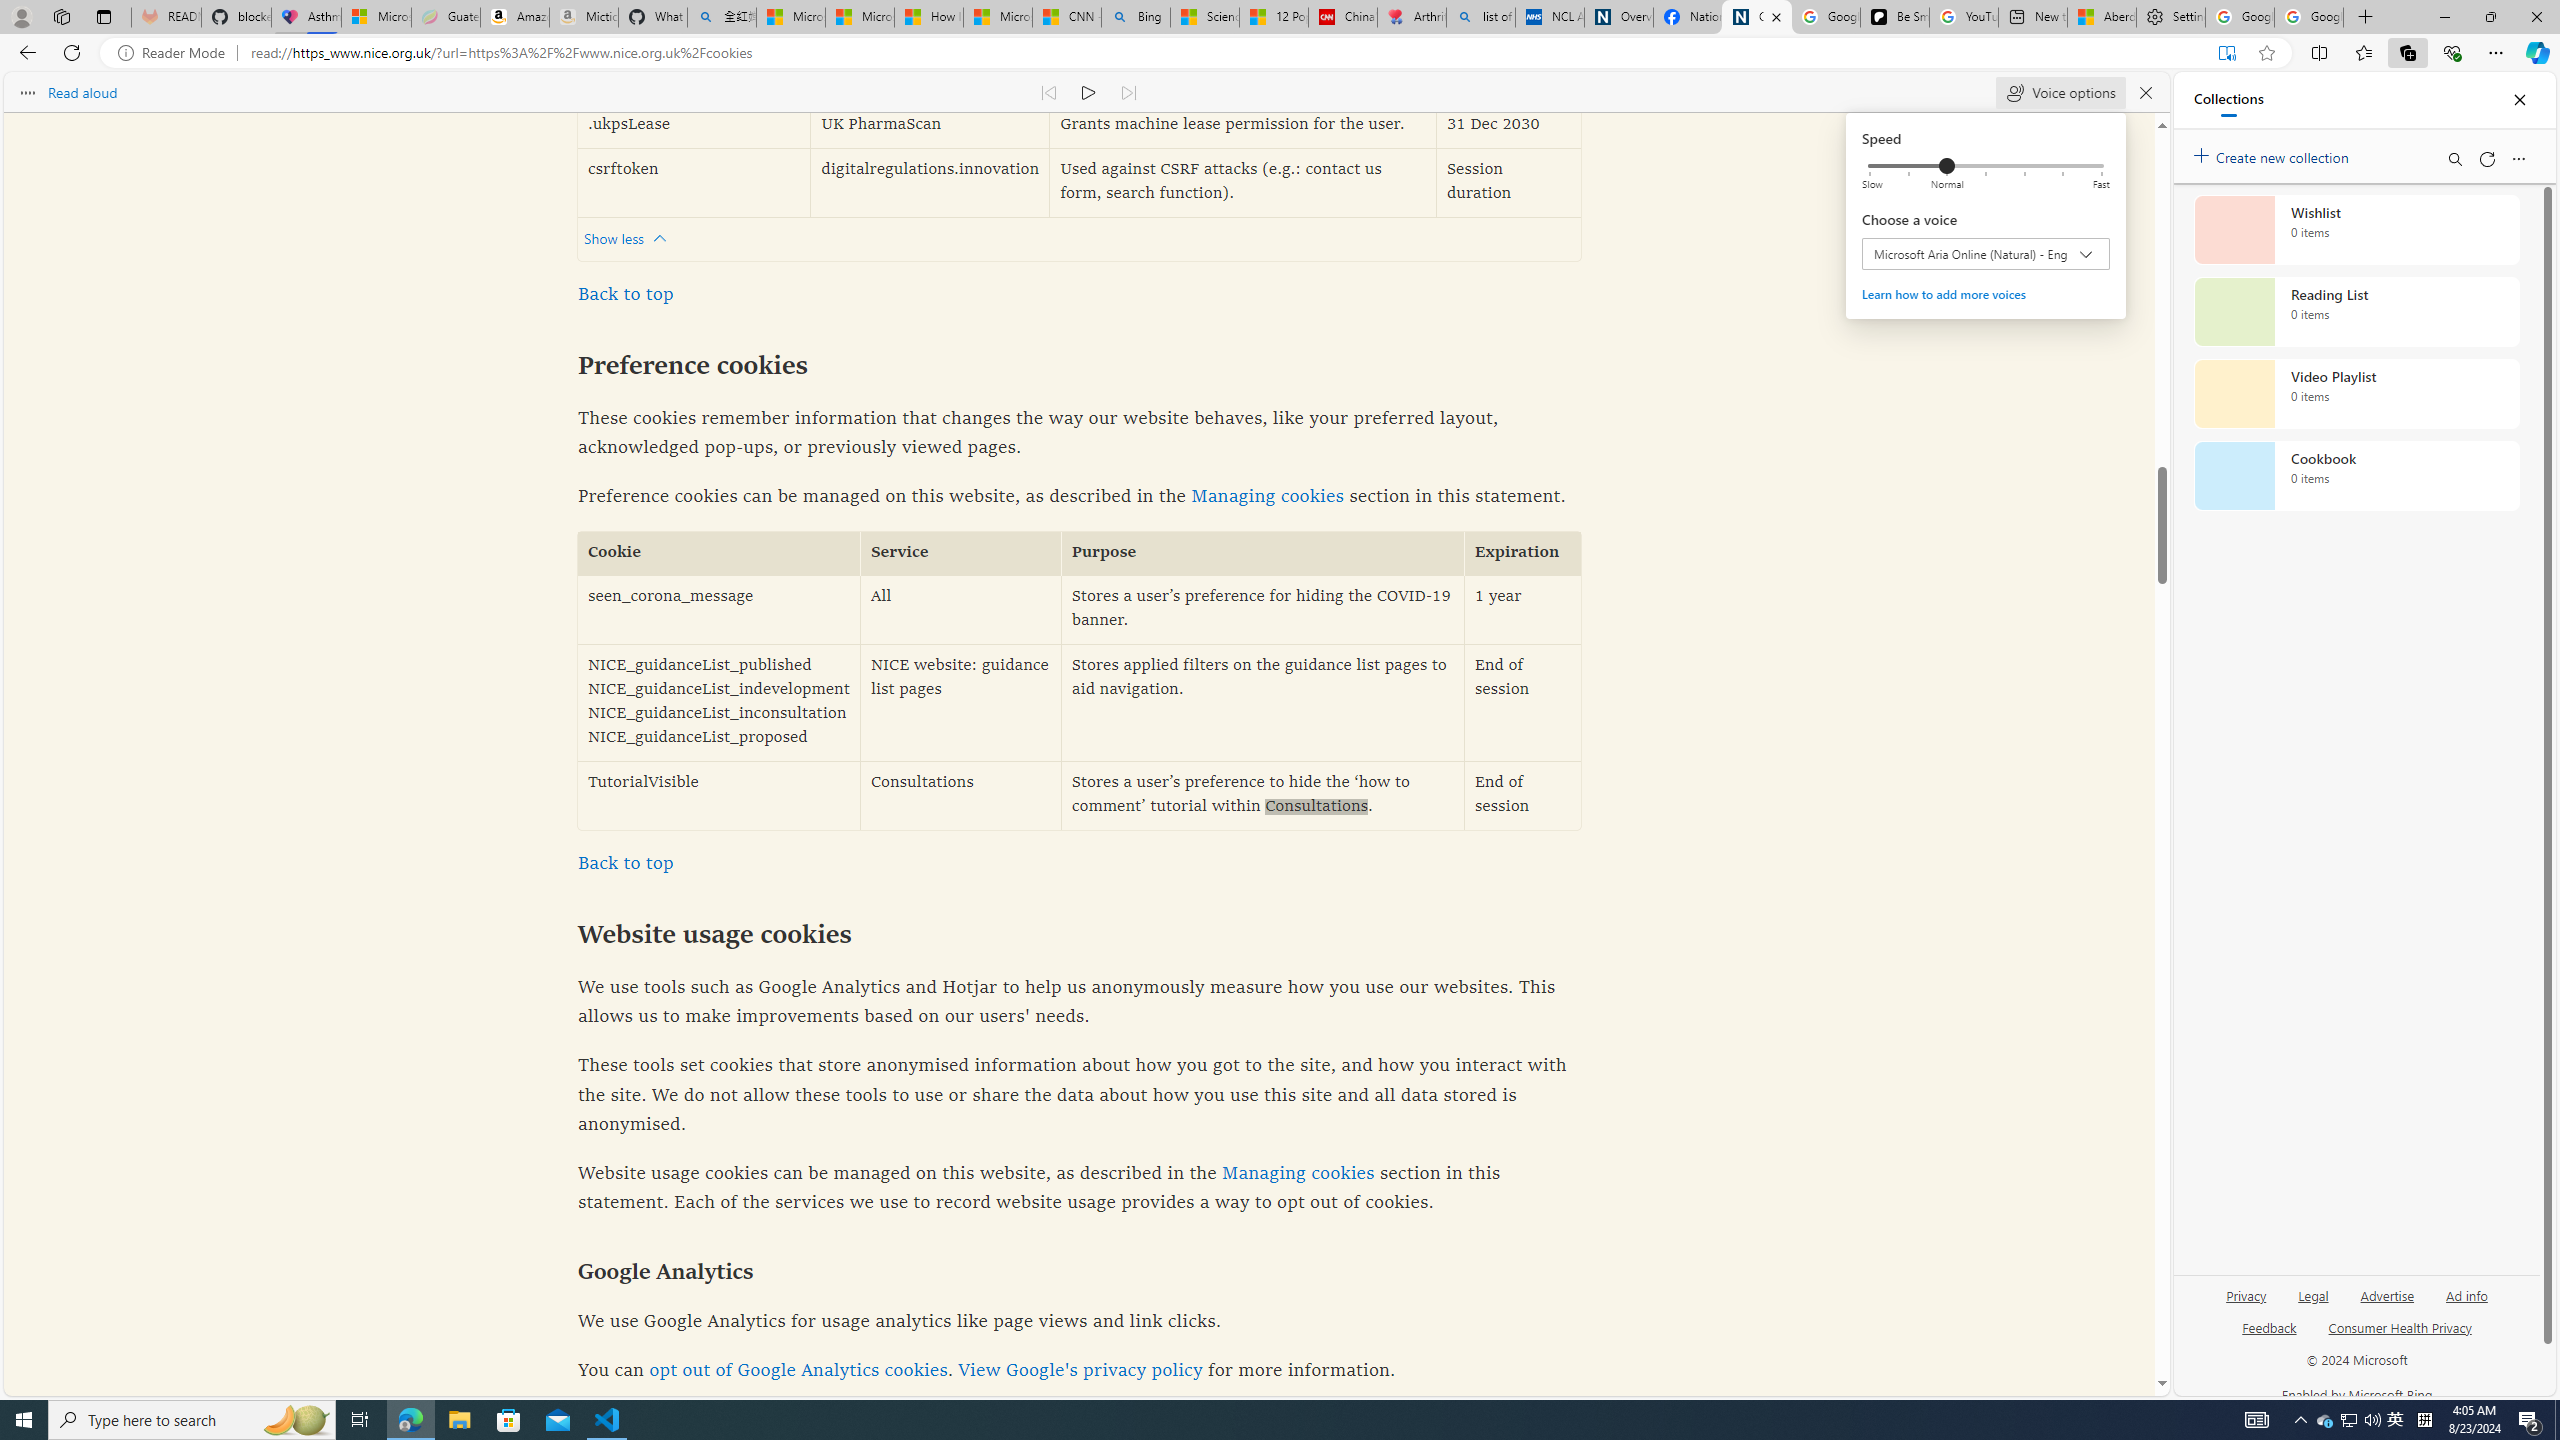 Image resolution: width=2560 pixels, height=1440 pixels. What do you see at coordinates (1508, 125) in the screenshot?
I see `'31 Dec 2030'` at bounding box center [1508, 125].